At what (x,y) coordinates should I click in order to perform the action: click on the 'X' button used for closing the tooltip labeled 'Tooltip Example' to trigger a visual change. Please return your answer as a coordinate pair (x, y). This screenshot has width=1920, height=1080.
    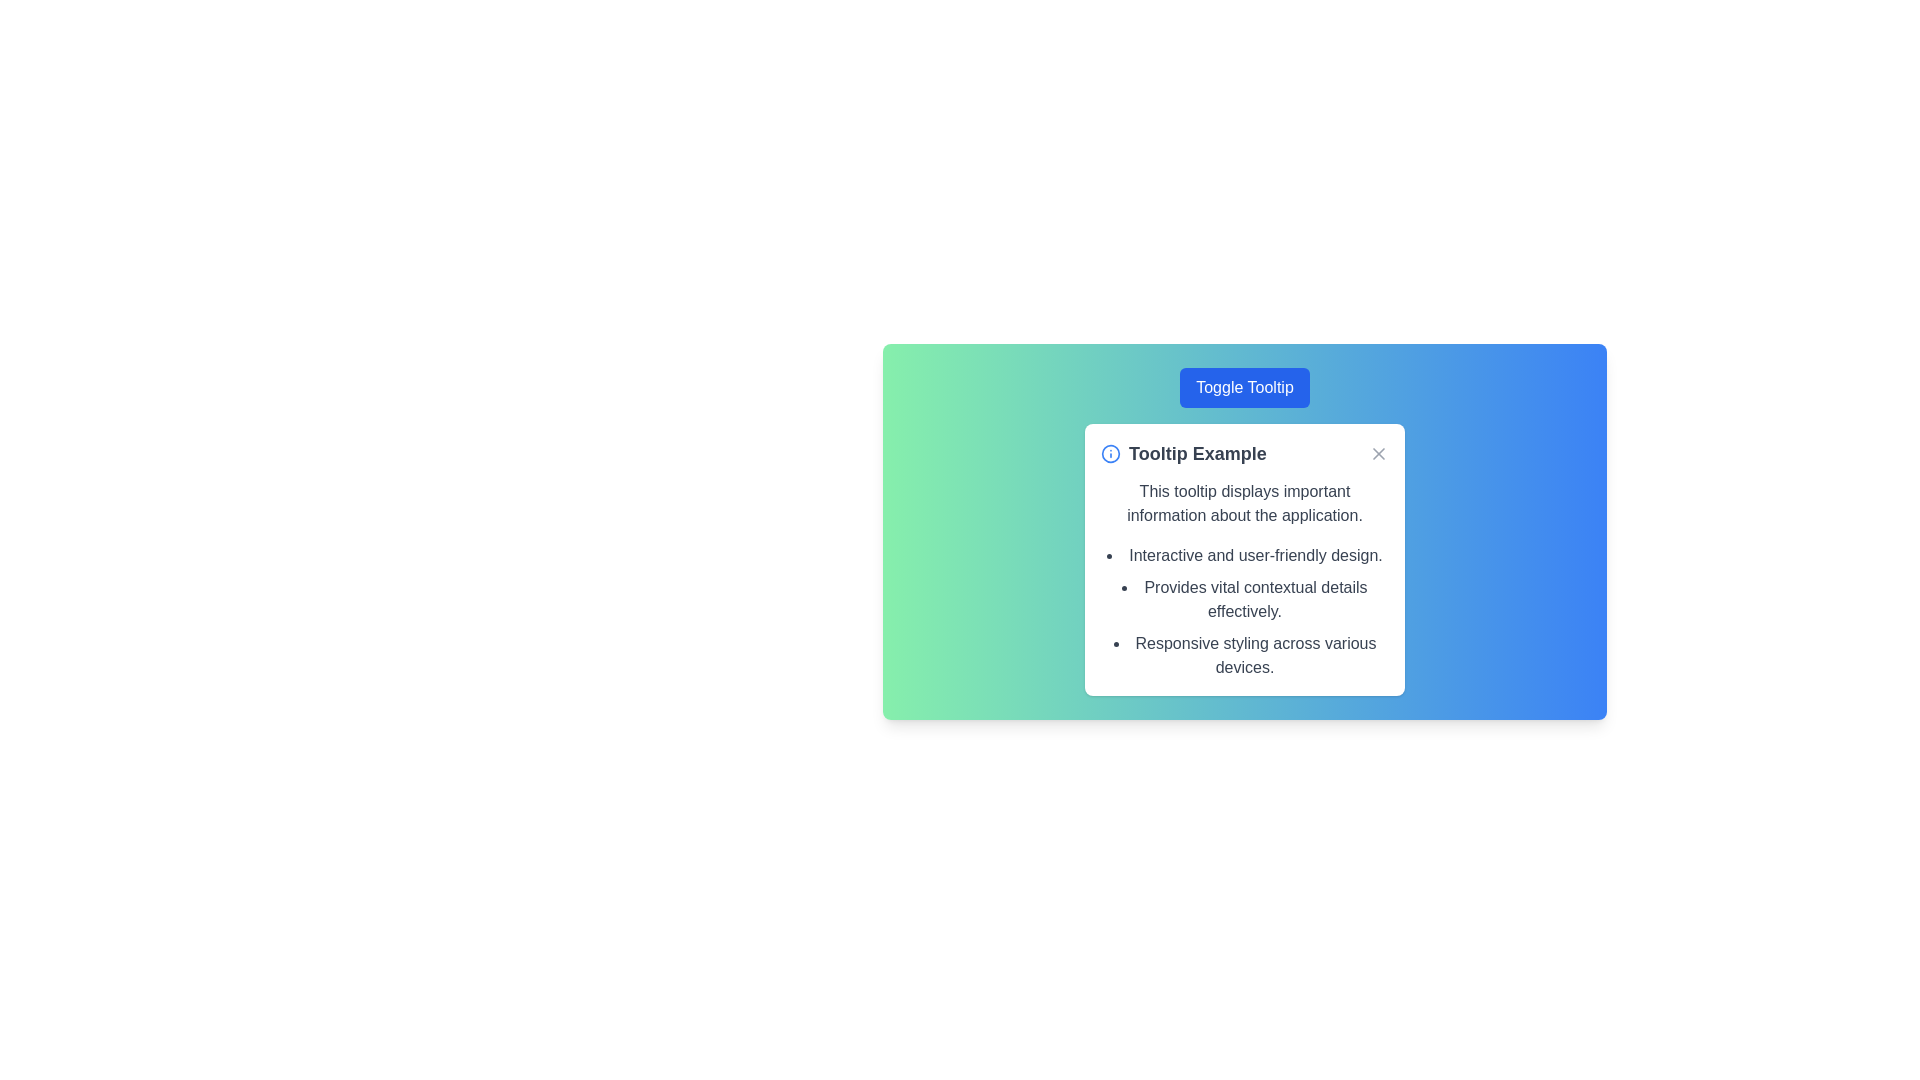
    Looking at the image, I should click on (1377, 454).